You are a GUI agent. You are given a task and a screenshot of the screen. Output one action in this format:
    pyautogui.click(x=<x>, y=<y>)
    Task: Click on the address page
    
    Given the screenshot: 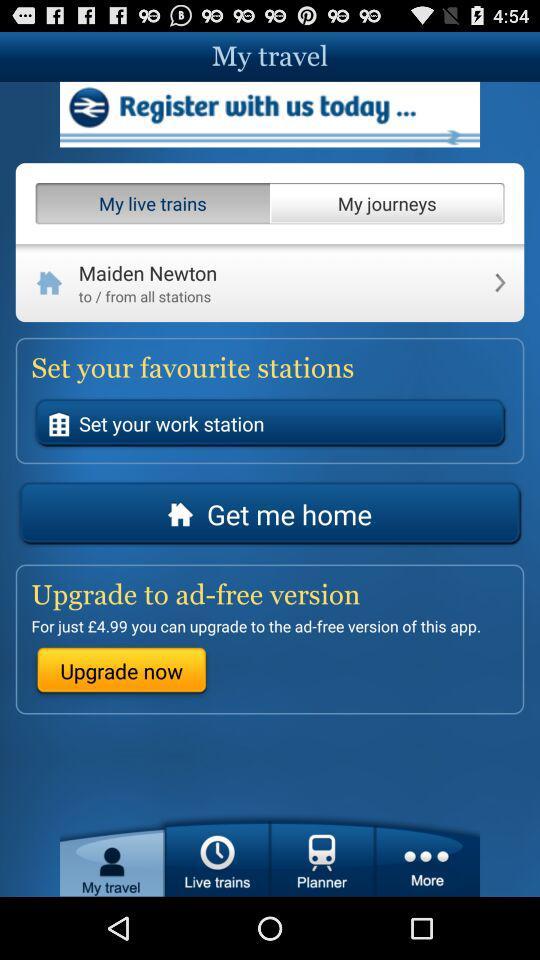 What is the action you would take?
    pyautogui.click(x=270, y=114)
    